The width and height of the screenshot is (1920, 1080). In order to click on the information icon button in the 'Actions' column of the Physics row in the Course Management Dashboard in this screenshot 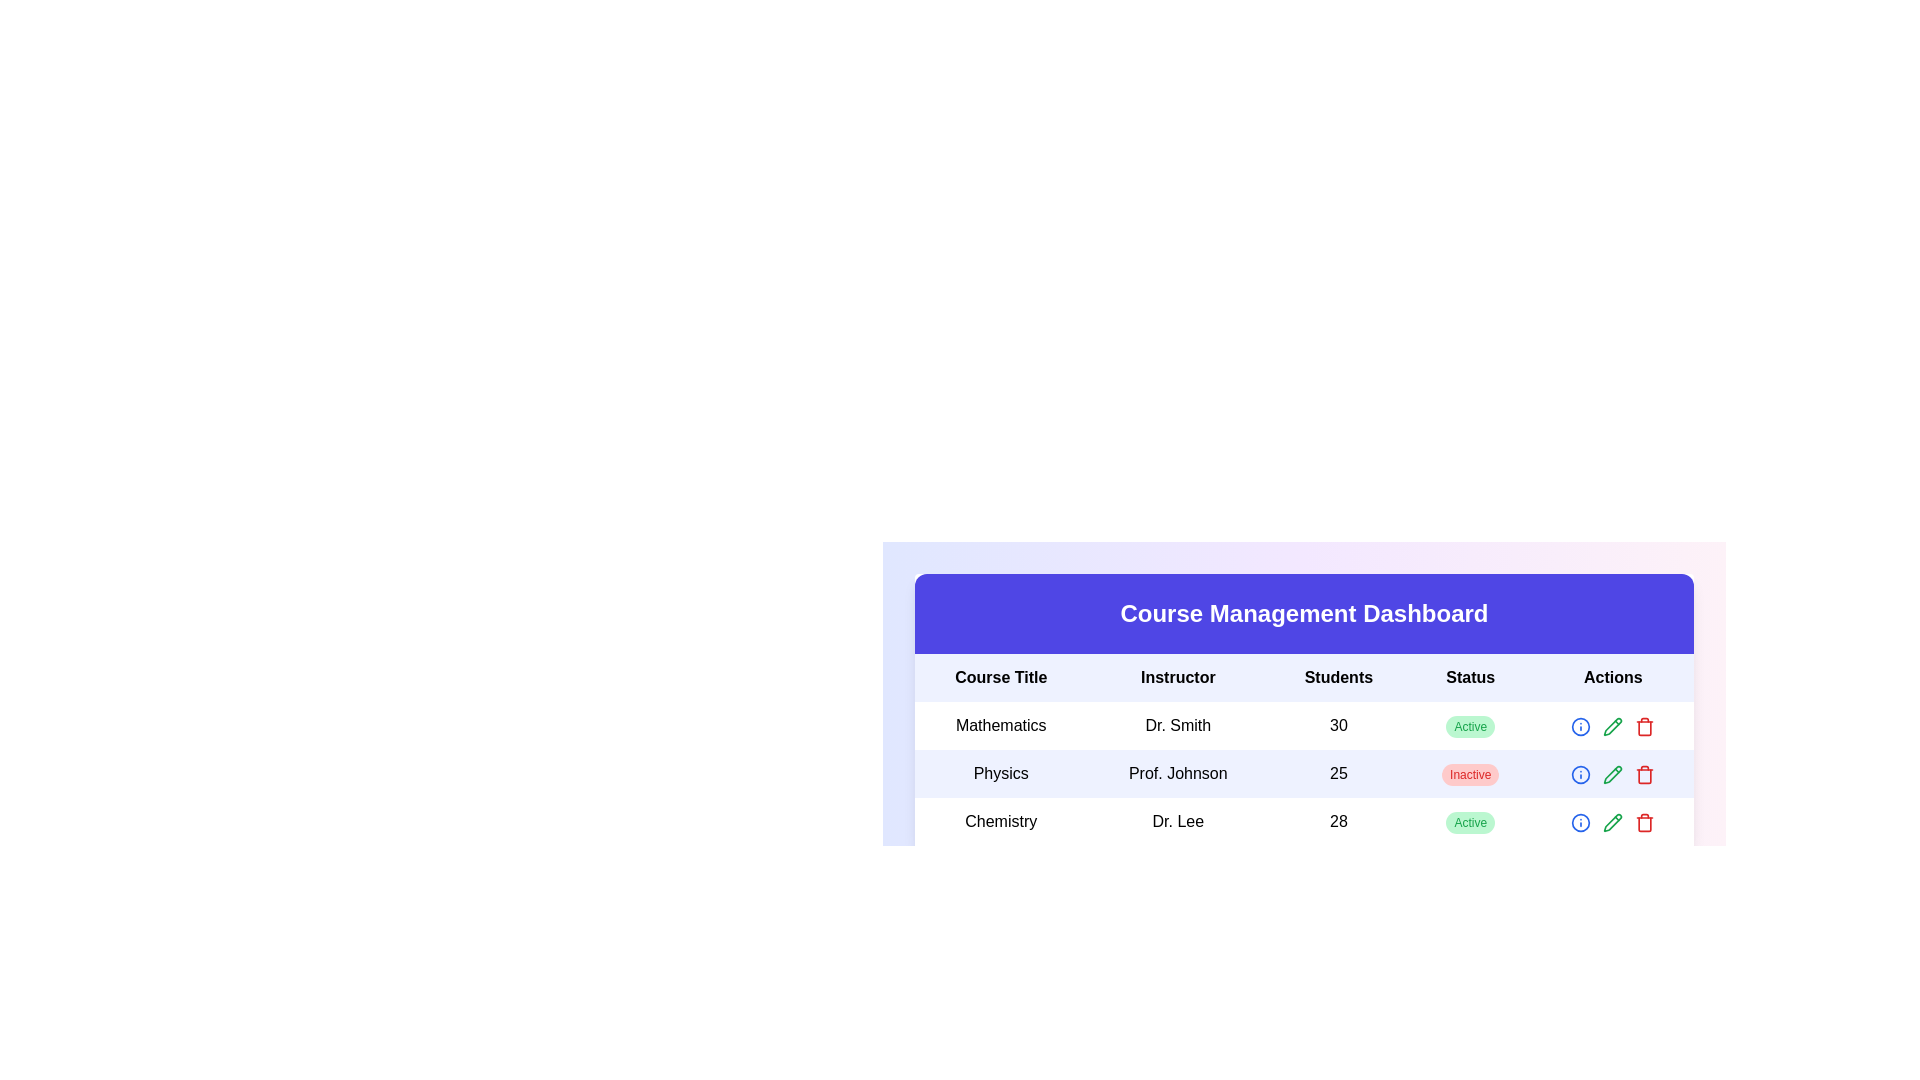, I will do `click(1580, 773)`.